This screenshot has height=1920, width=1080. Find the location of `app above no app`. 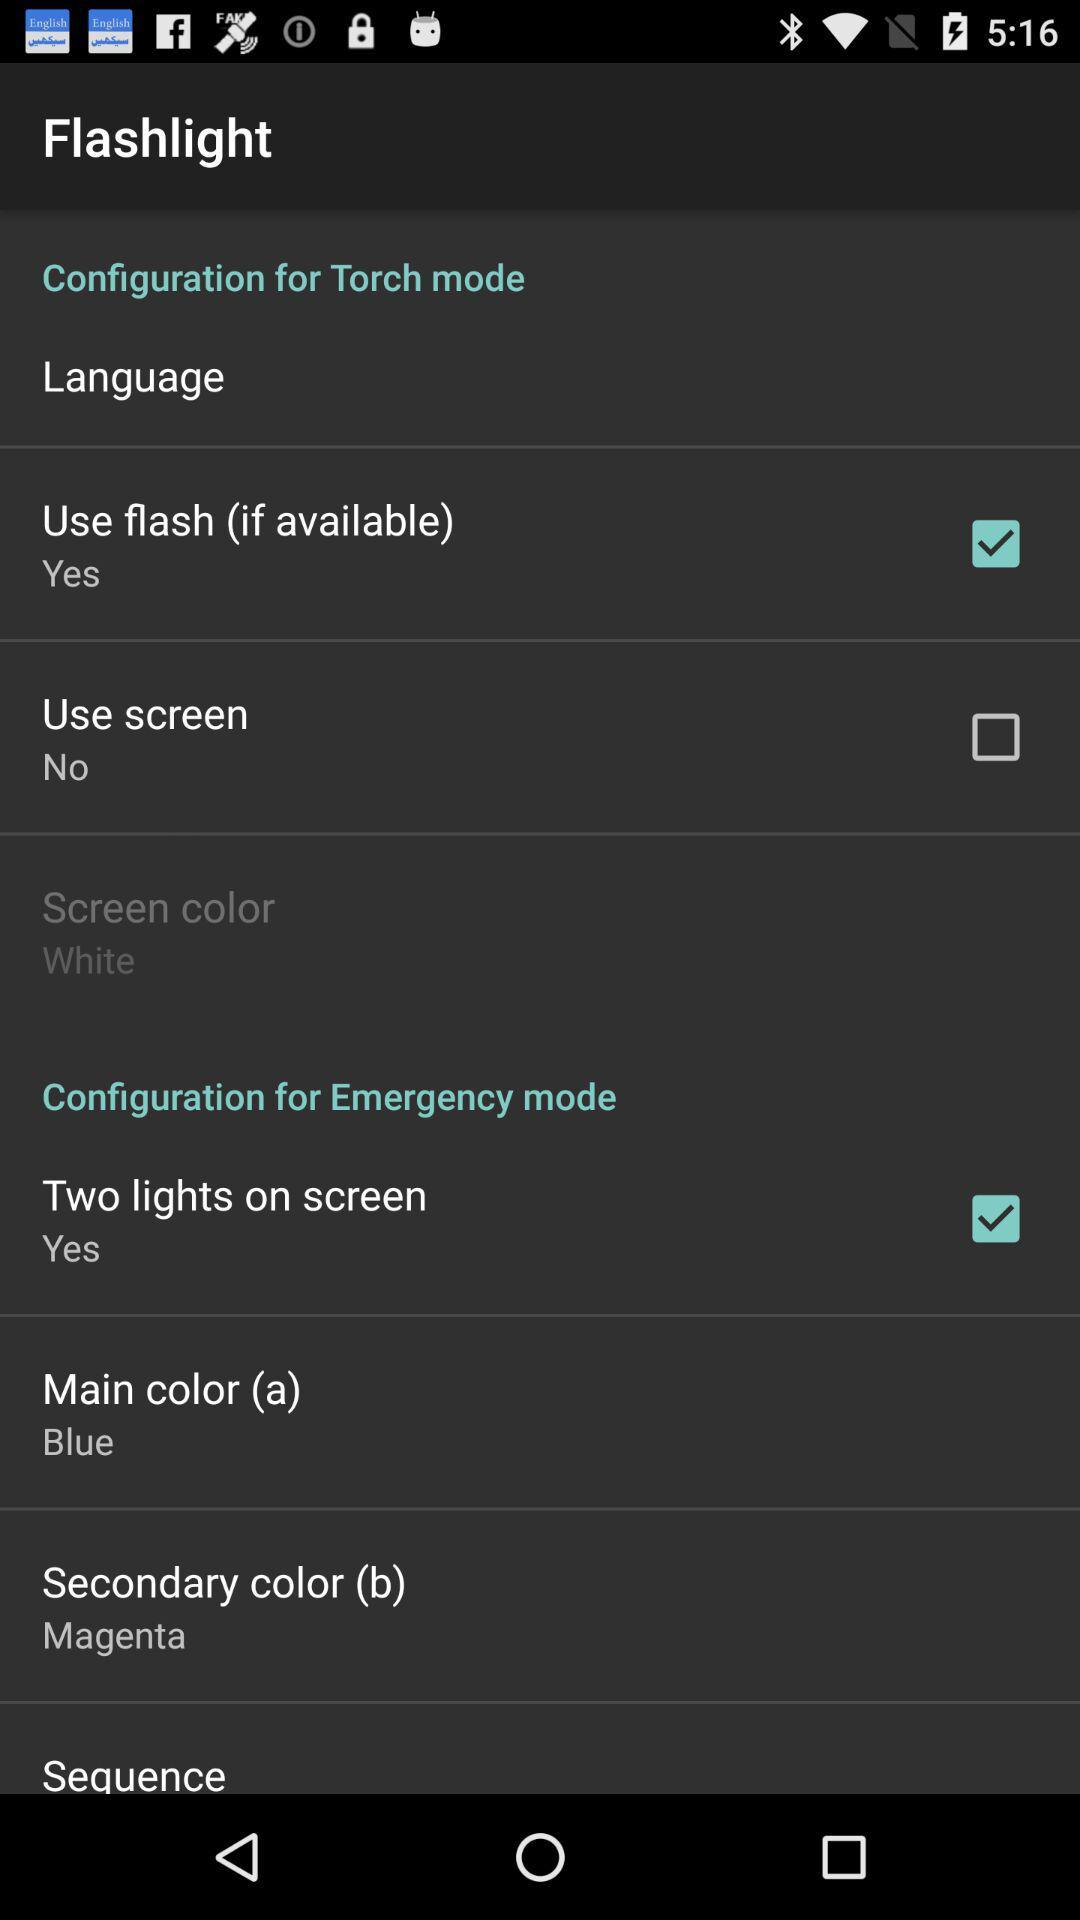

app above no app is located at coordinates (144, 712).